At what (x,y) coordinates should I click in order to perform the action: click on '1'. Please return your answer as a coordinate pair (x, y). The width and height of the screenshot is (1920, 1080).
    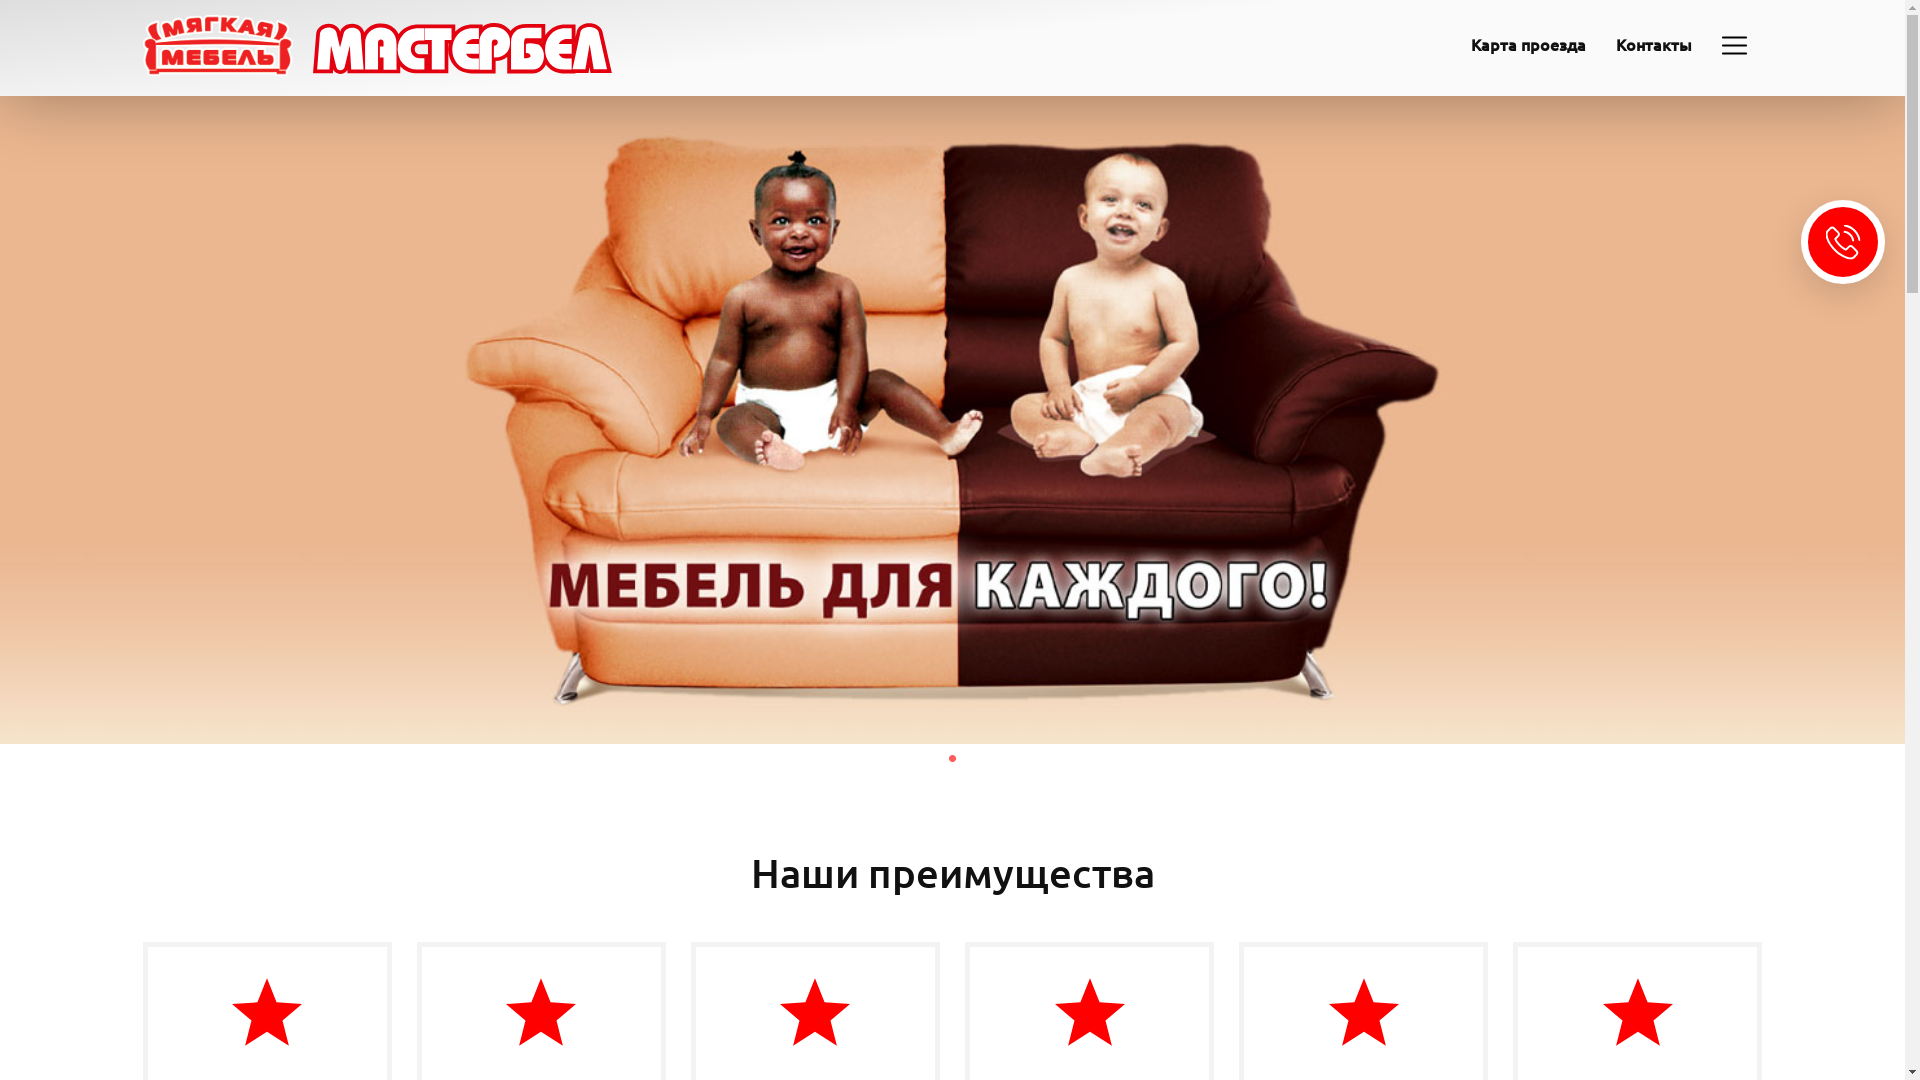
    Looking at the image, I should click on (950, 759).